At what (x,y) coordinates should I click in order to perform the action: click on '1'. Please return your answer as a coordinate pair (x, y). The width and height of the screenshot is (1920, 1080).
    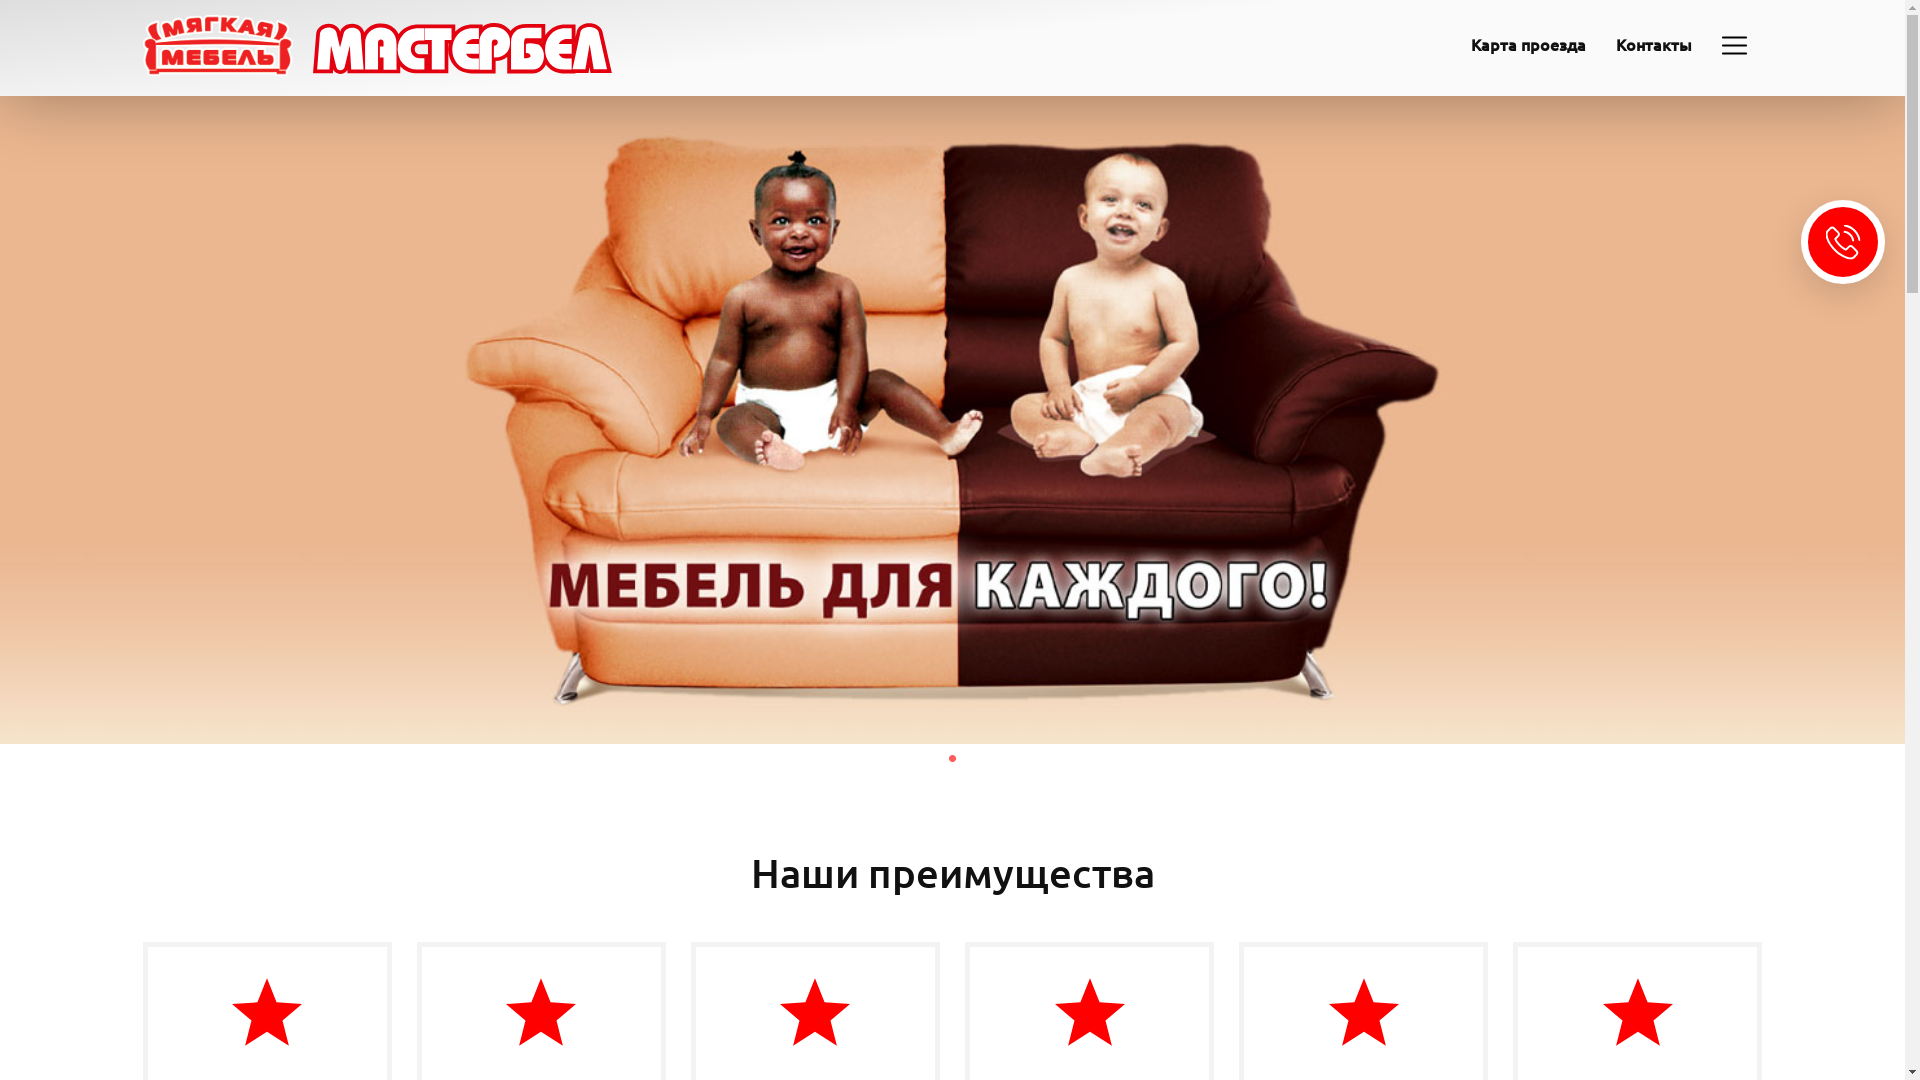
    Looking at the image, I should click on (950, 759).